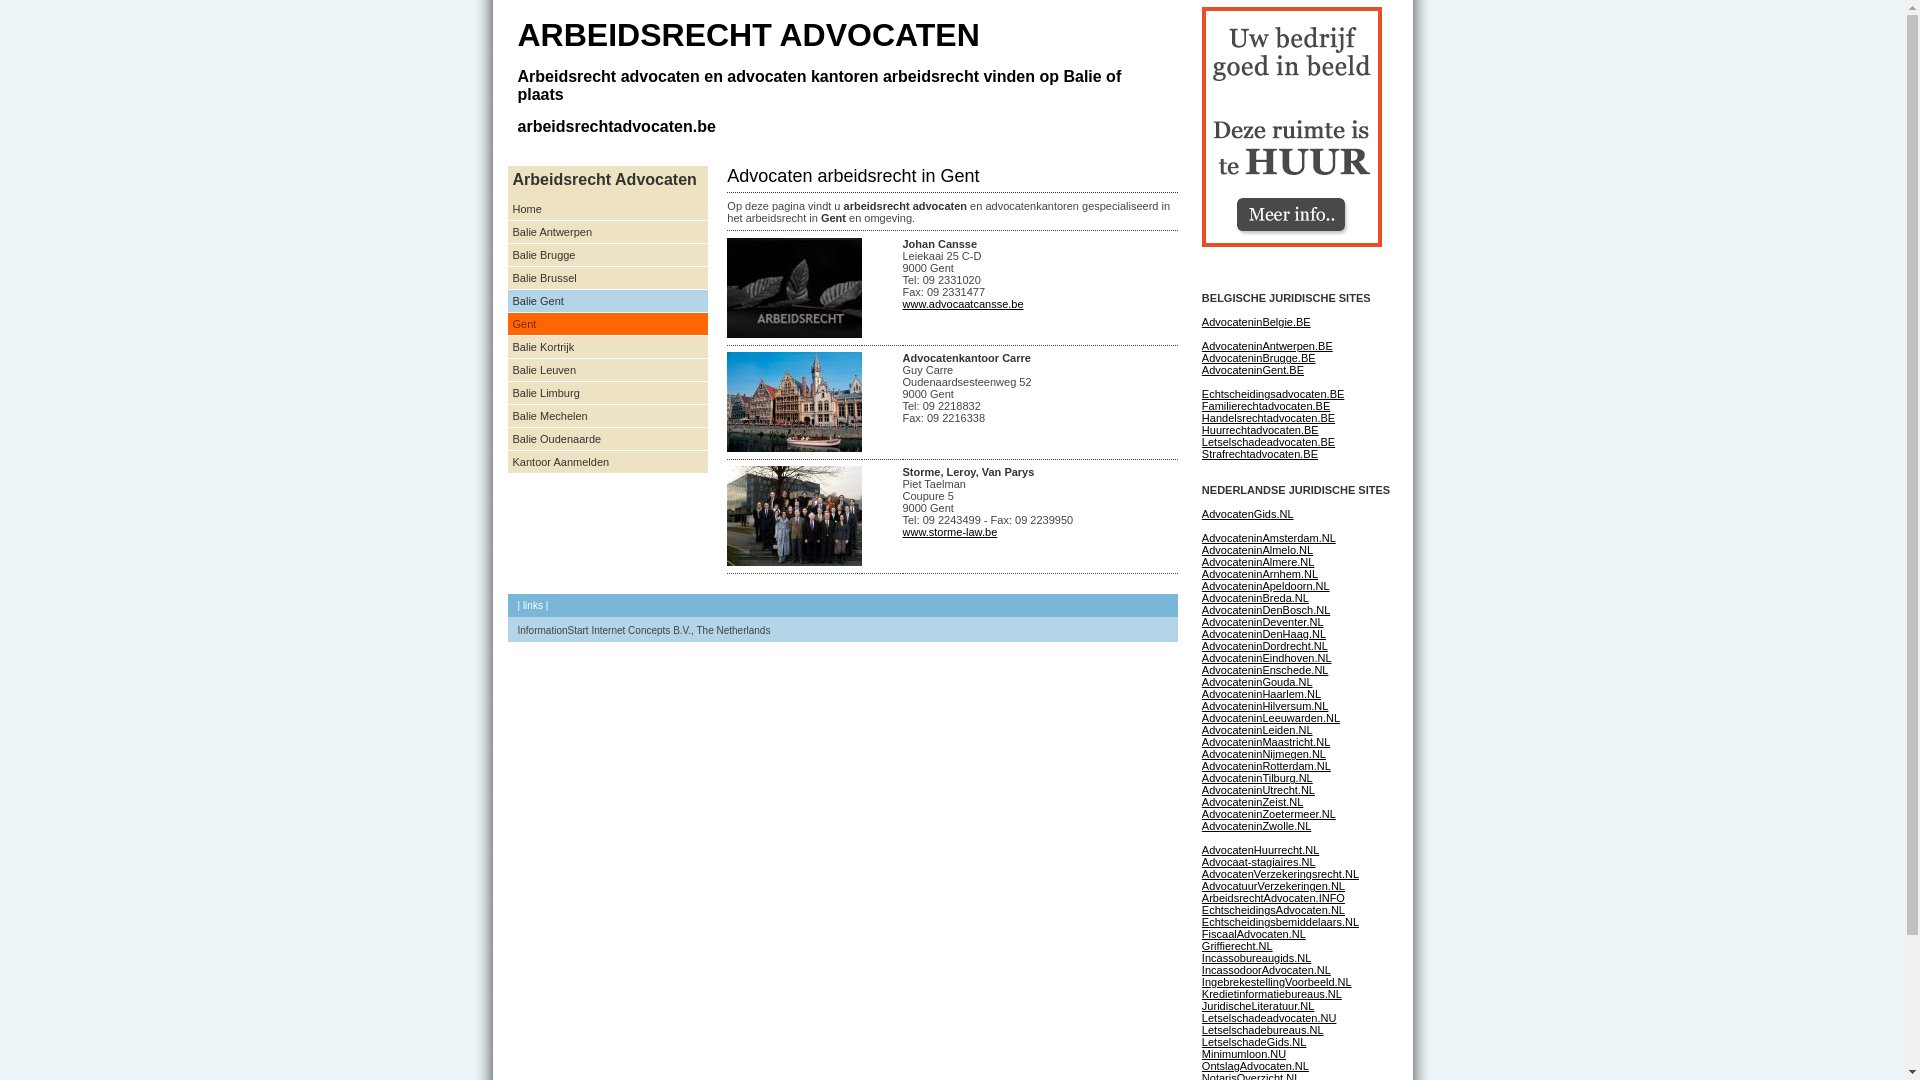 The height and width of the screenshot is (1080, 1920). Describe the element at coordinates (1260, 693) in the screenshot. I see `'AdvocateninHaarlem.NL'` at that location.